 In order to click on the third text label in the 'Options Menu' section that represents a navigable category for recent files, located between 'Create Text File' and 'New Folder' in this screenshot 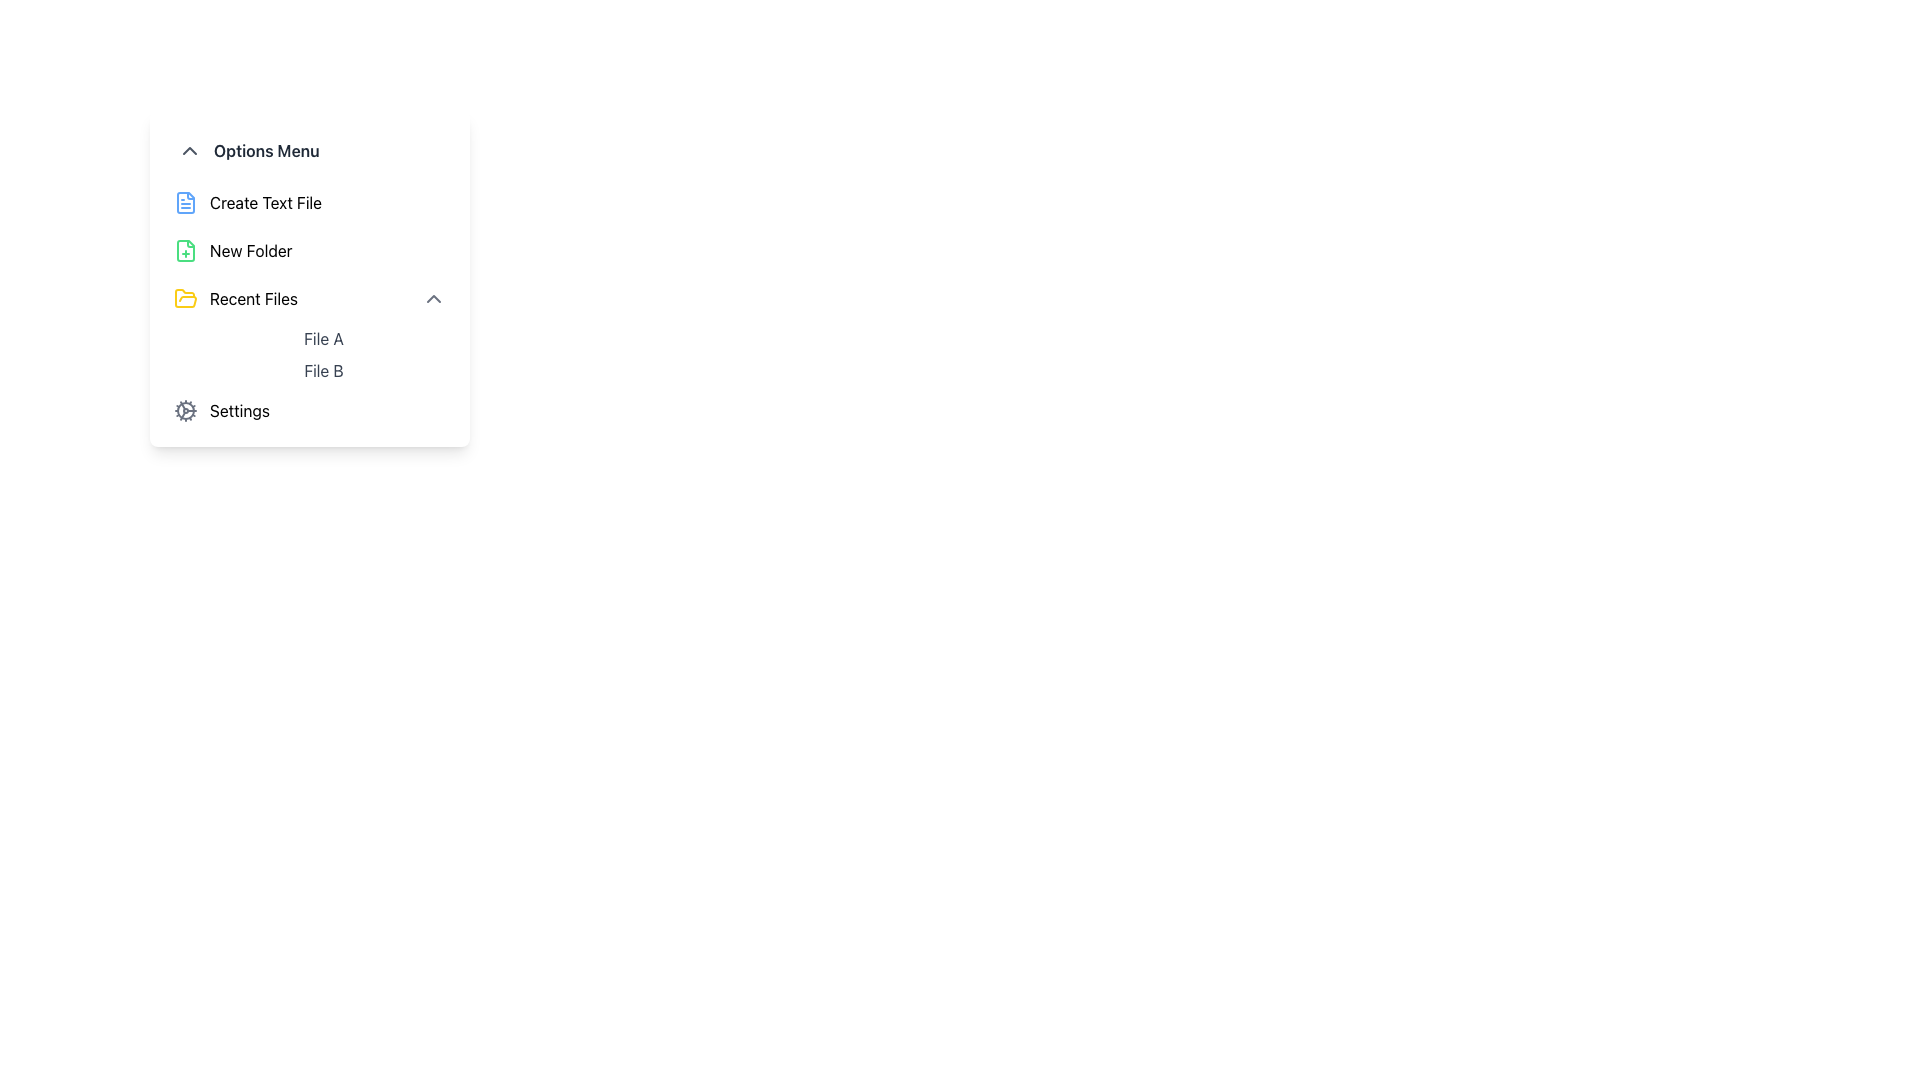, I will do `click(253, 299)`.